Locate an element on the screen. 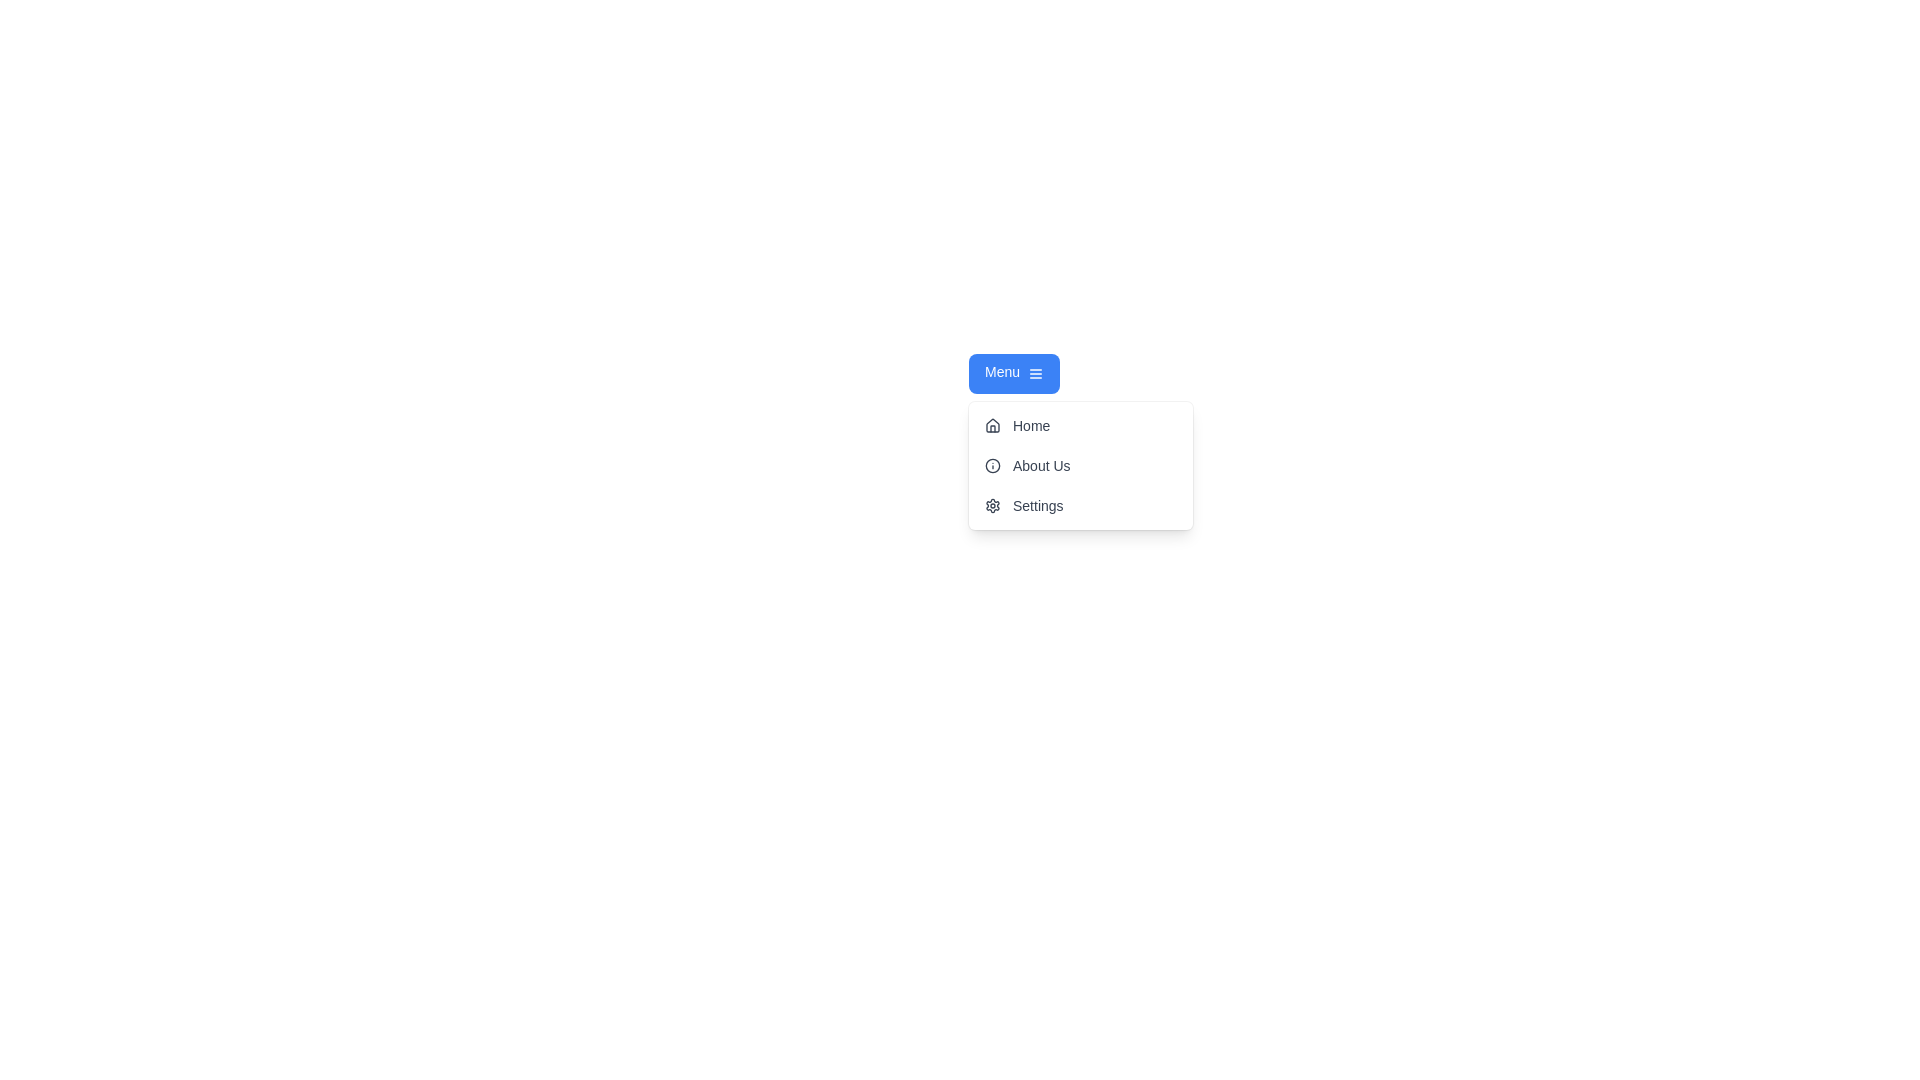  the house icon located to the left of the 'Home' menu option, which is styled with a classic angular roof and a door-like rectangle is located at coordinates (993, 424).